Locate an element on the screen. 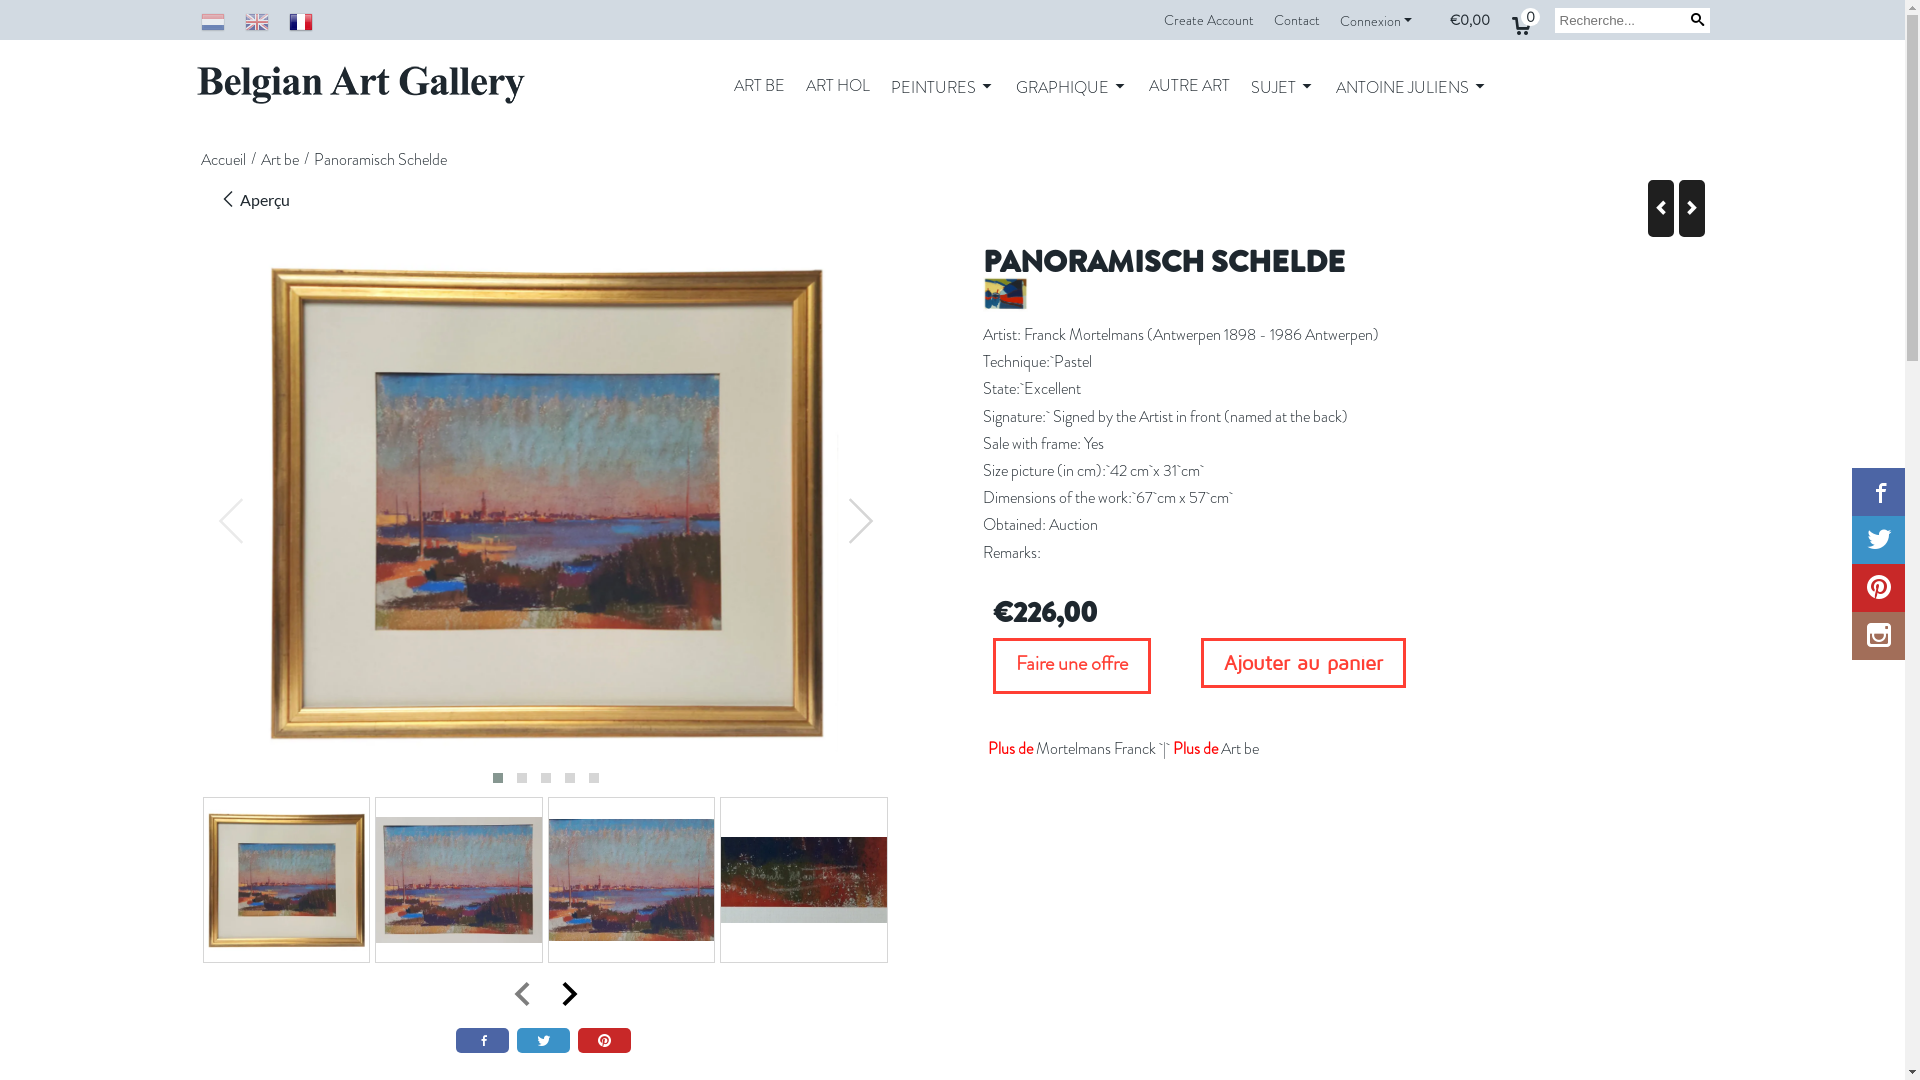 The image size is (1920, 1080). 'Plus de Mortelmans Franck' is located at coordinates (1072, 748).